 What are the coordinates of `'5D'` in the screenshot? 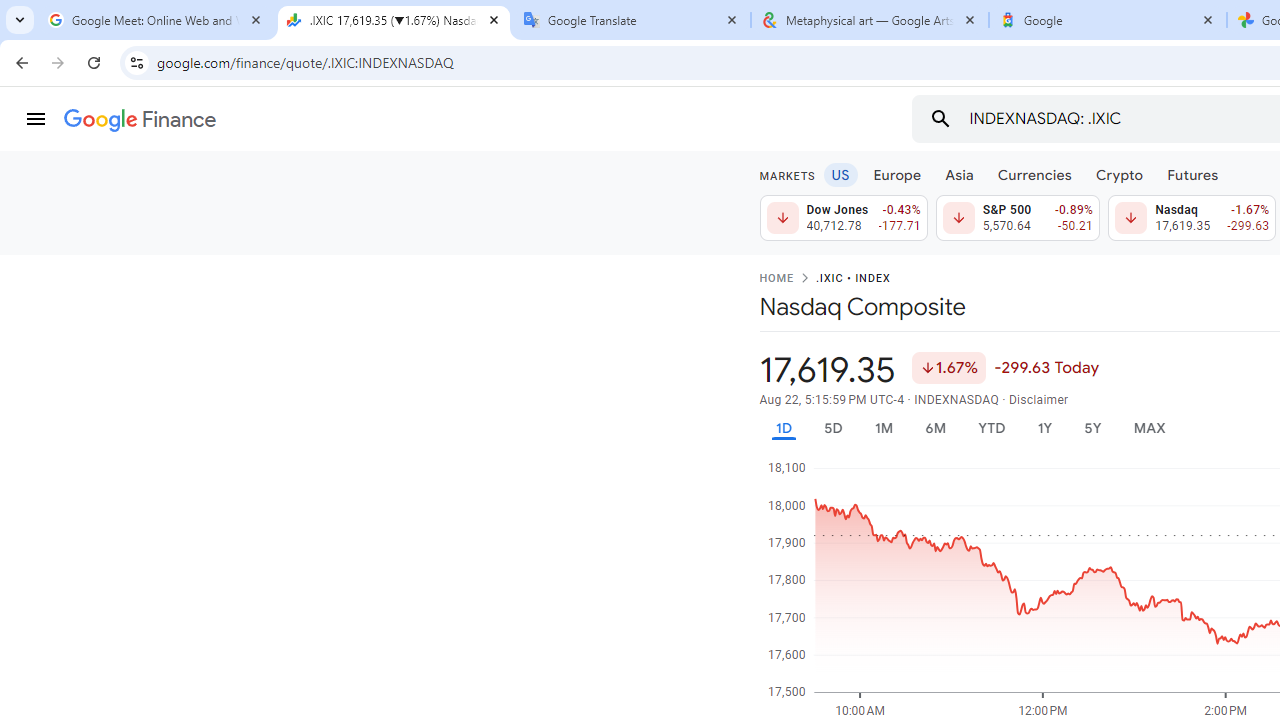 It's located at (832, 427).